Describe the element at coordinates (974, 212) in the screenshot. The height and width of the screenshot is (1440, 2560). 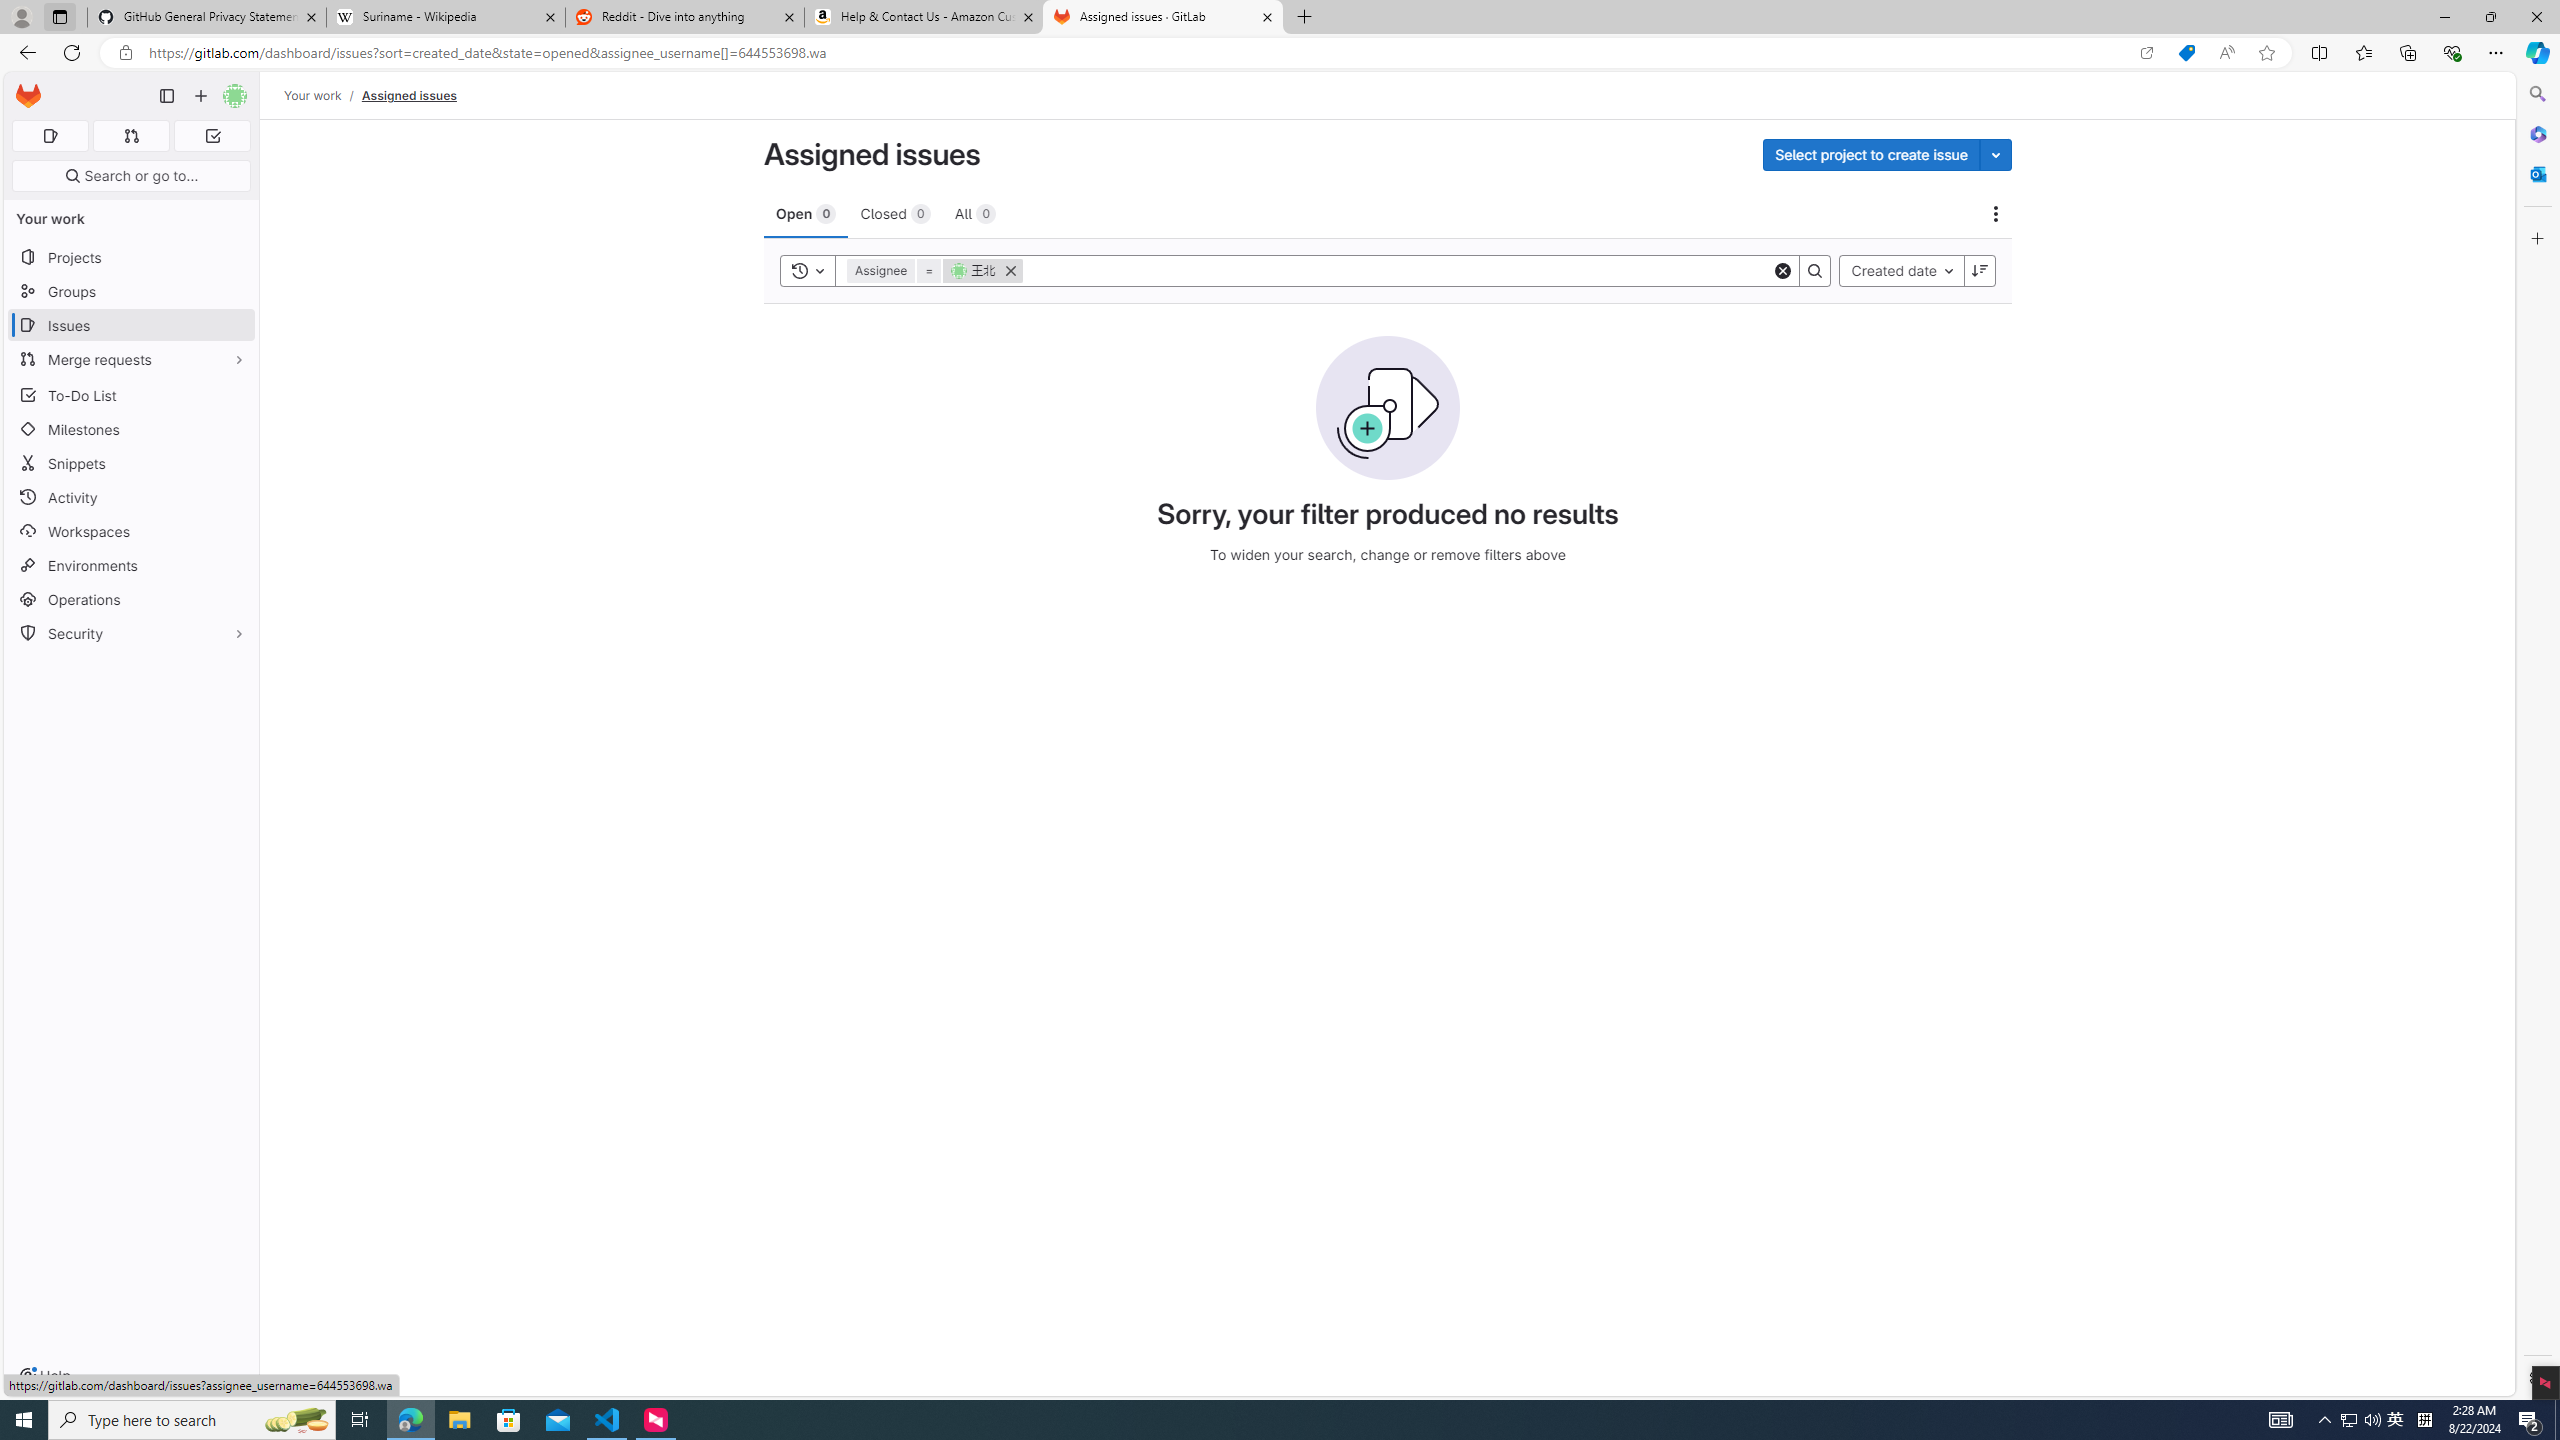
I see `'All 0'` at that location.